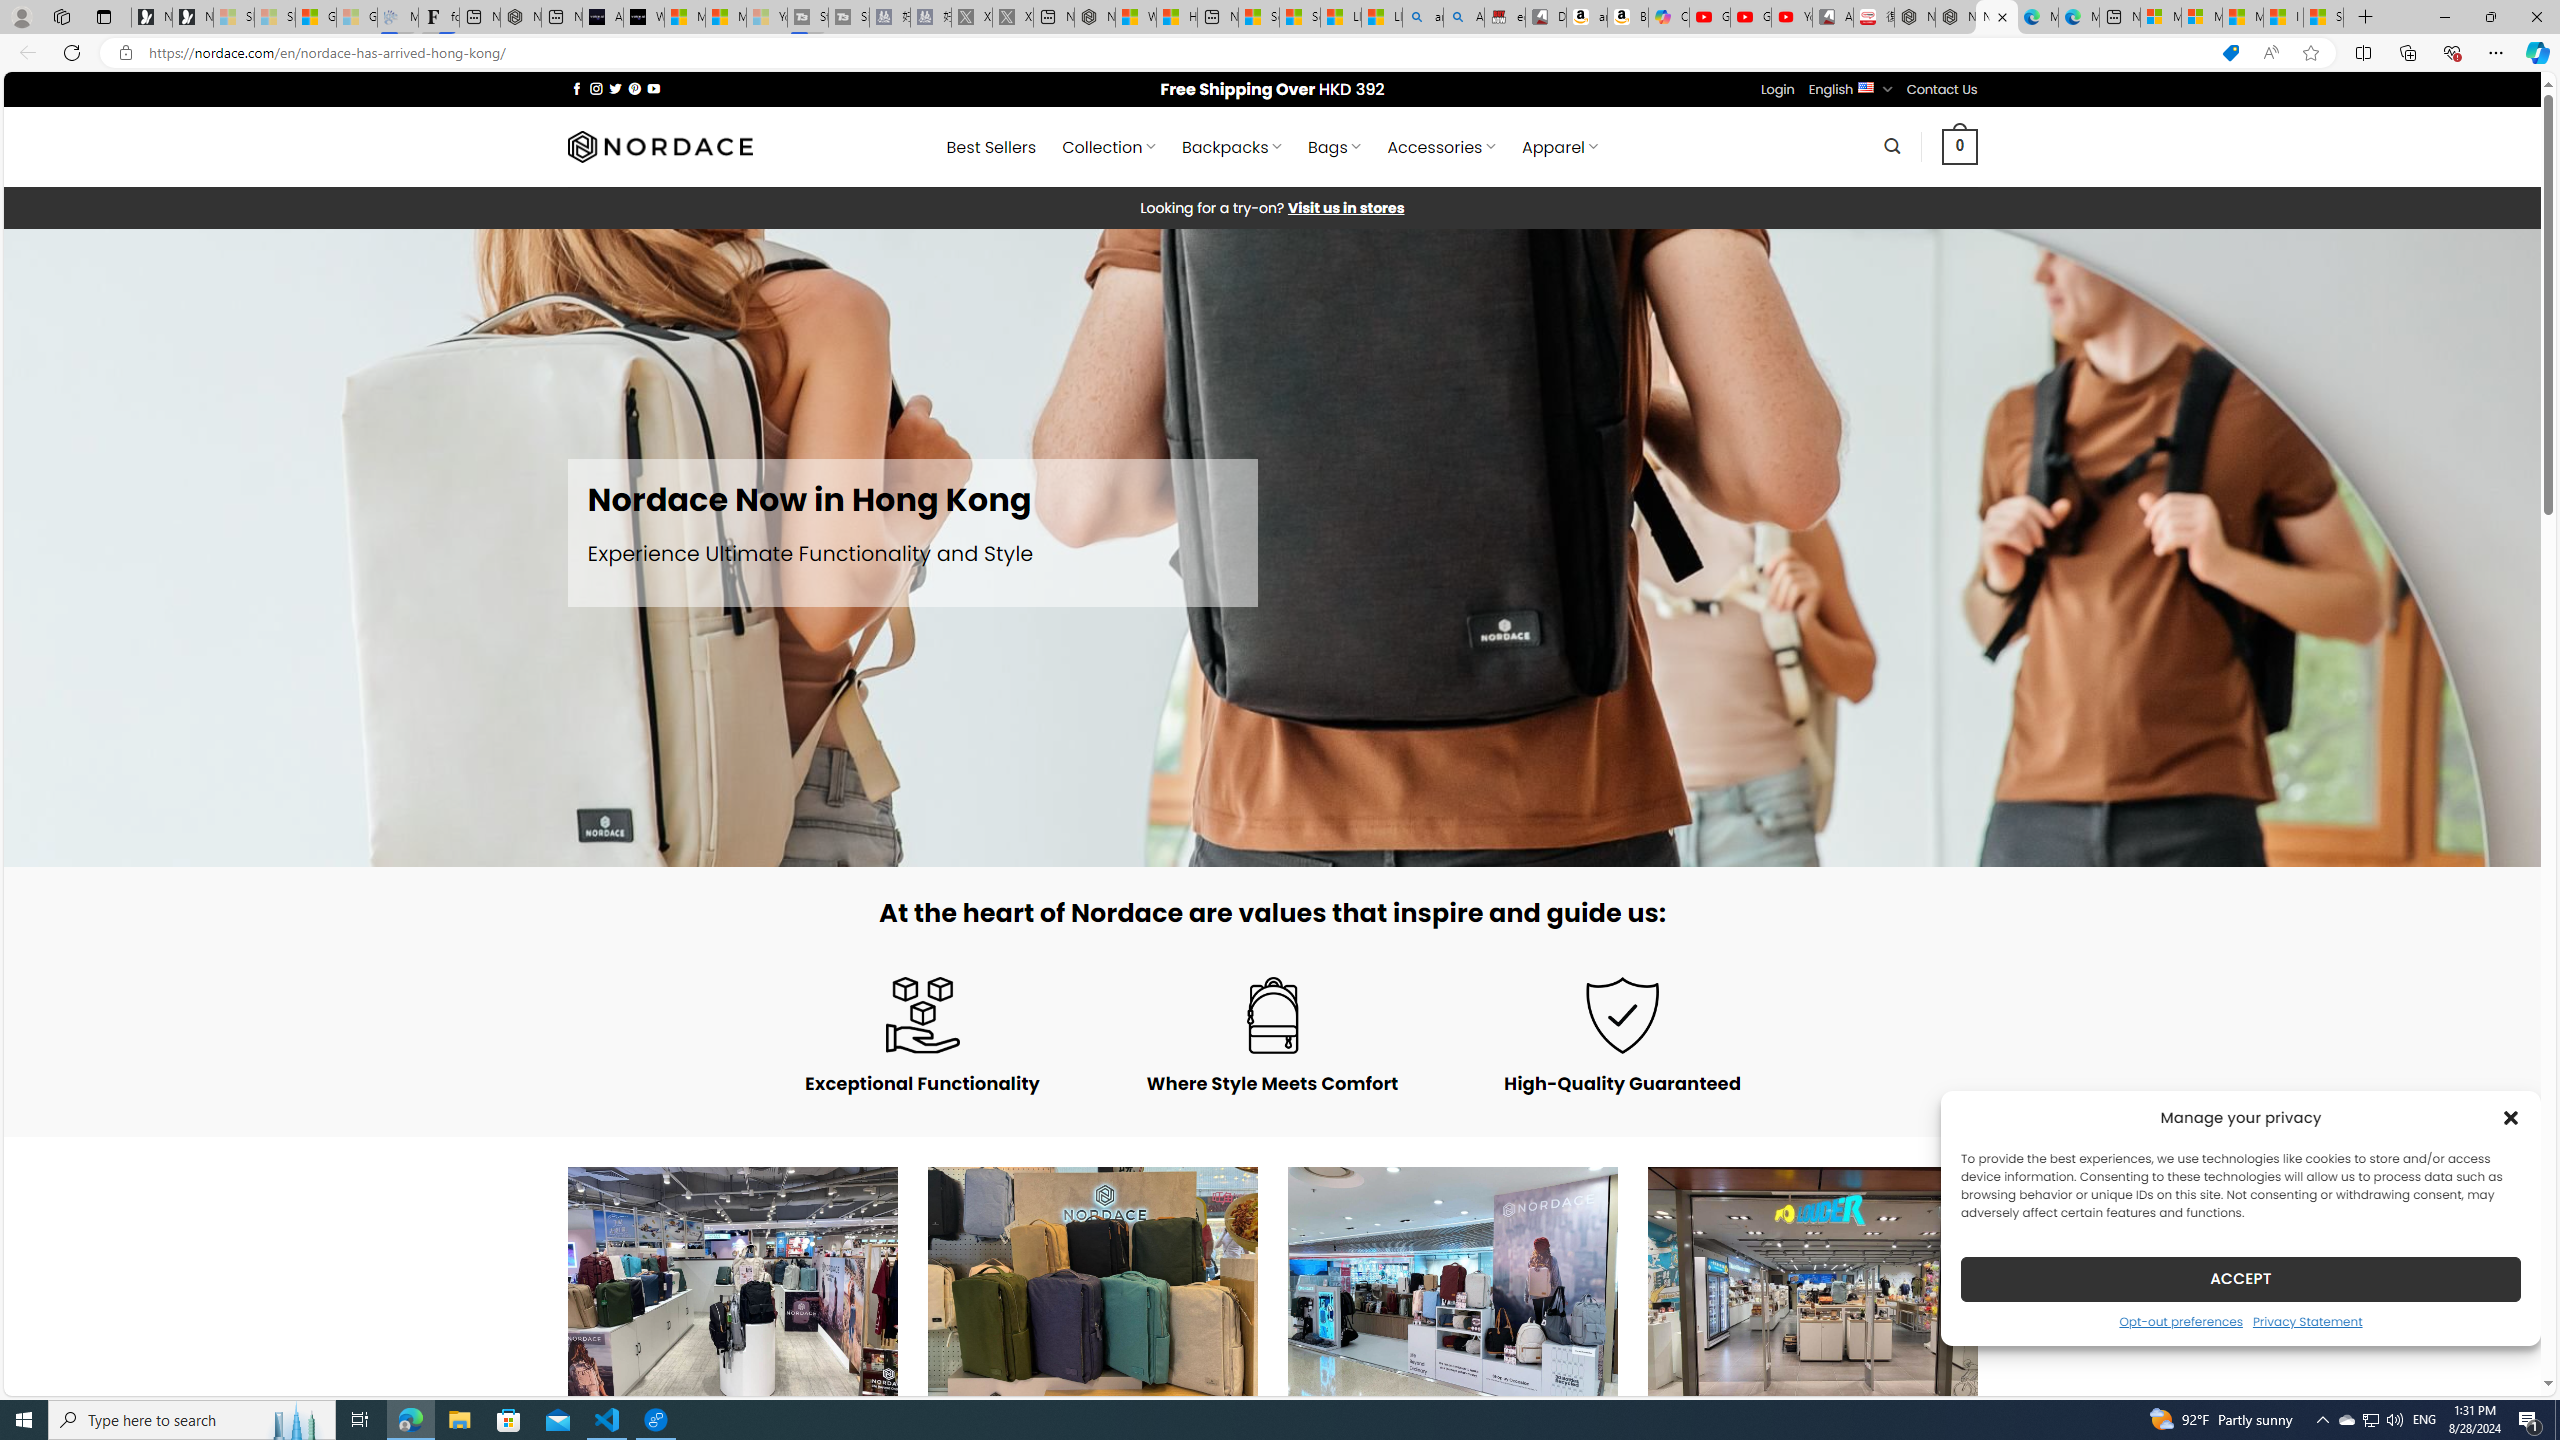 This screenshot has height=1440, width=2560. What do you see at coordinates (1422, 16) in the screenshot?
I see `'amazon - Search'` at bounding box center [1422, 16].